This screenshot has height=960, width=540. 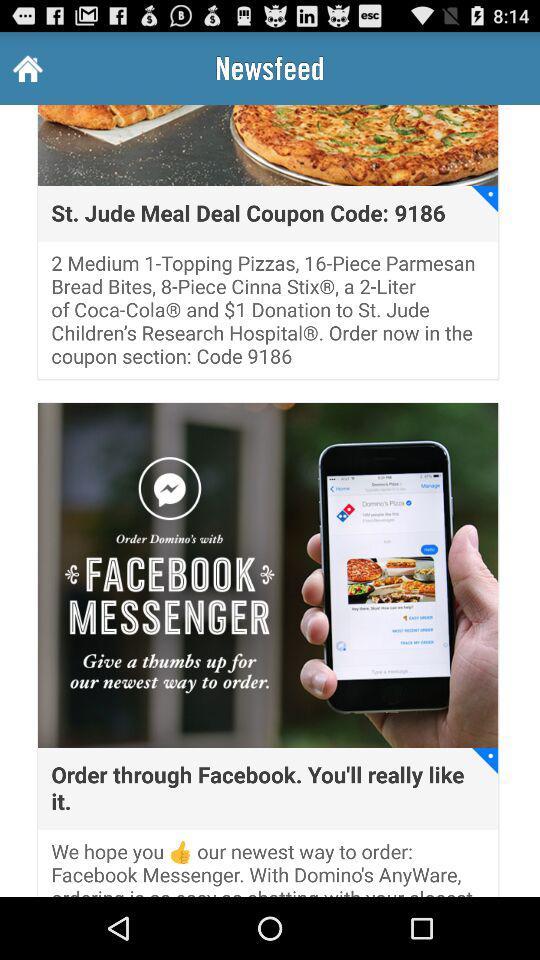 What do you see at coordinates (268, 867) in the screenshot?
I see `the icon below the order through facebook item` at bounding box center [268, 867].